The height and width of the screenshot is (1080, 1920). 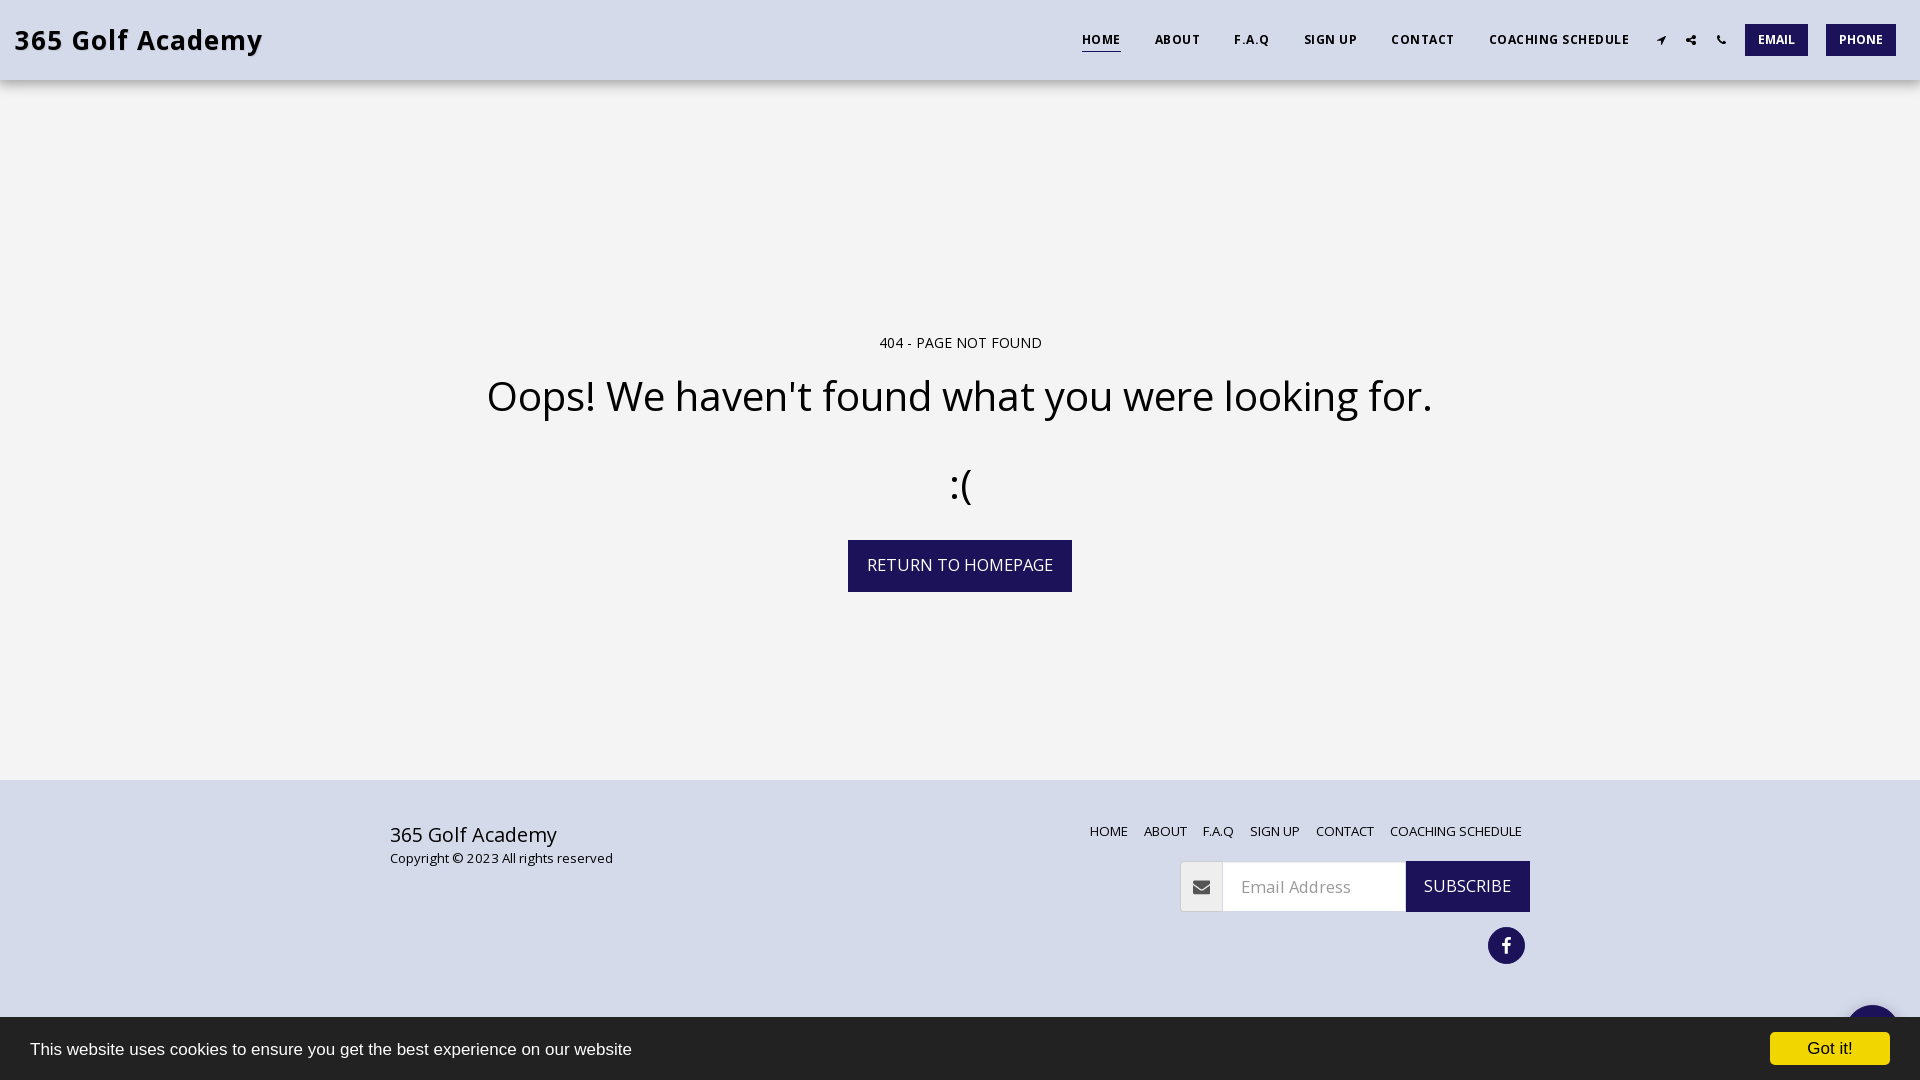 I want to click on ' ', so click(x=1689, y=39).